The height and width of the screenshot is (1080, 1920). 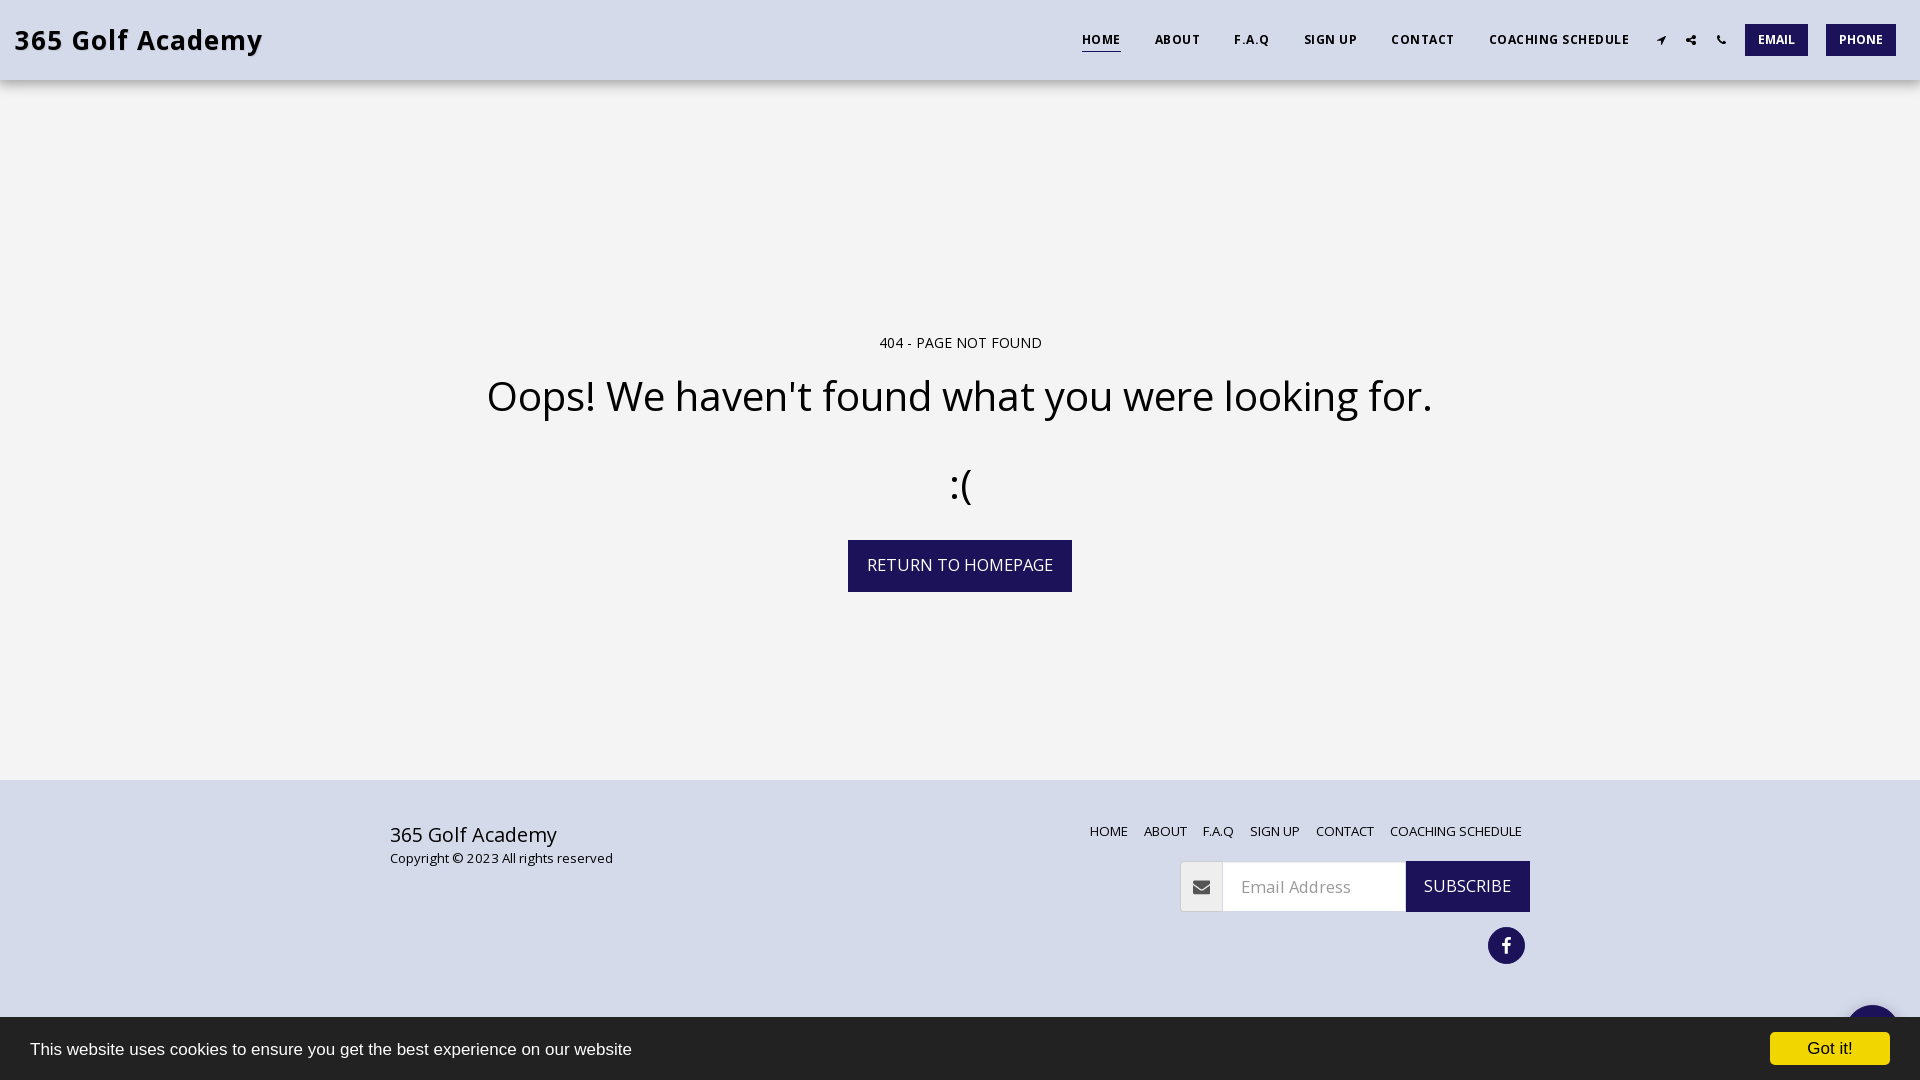 I want to click on ' ', so click(x=1689, y=39).